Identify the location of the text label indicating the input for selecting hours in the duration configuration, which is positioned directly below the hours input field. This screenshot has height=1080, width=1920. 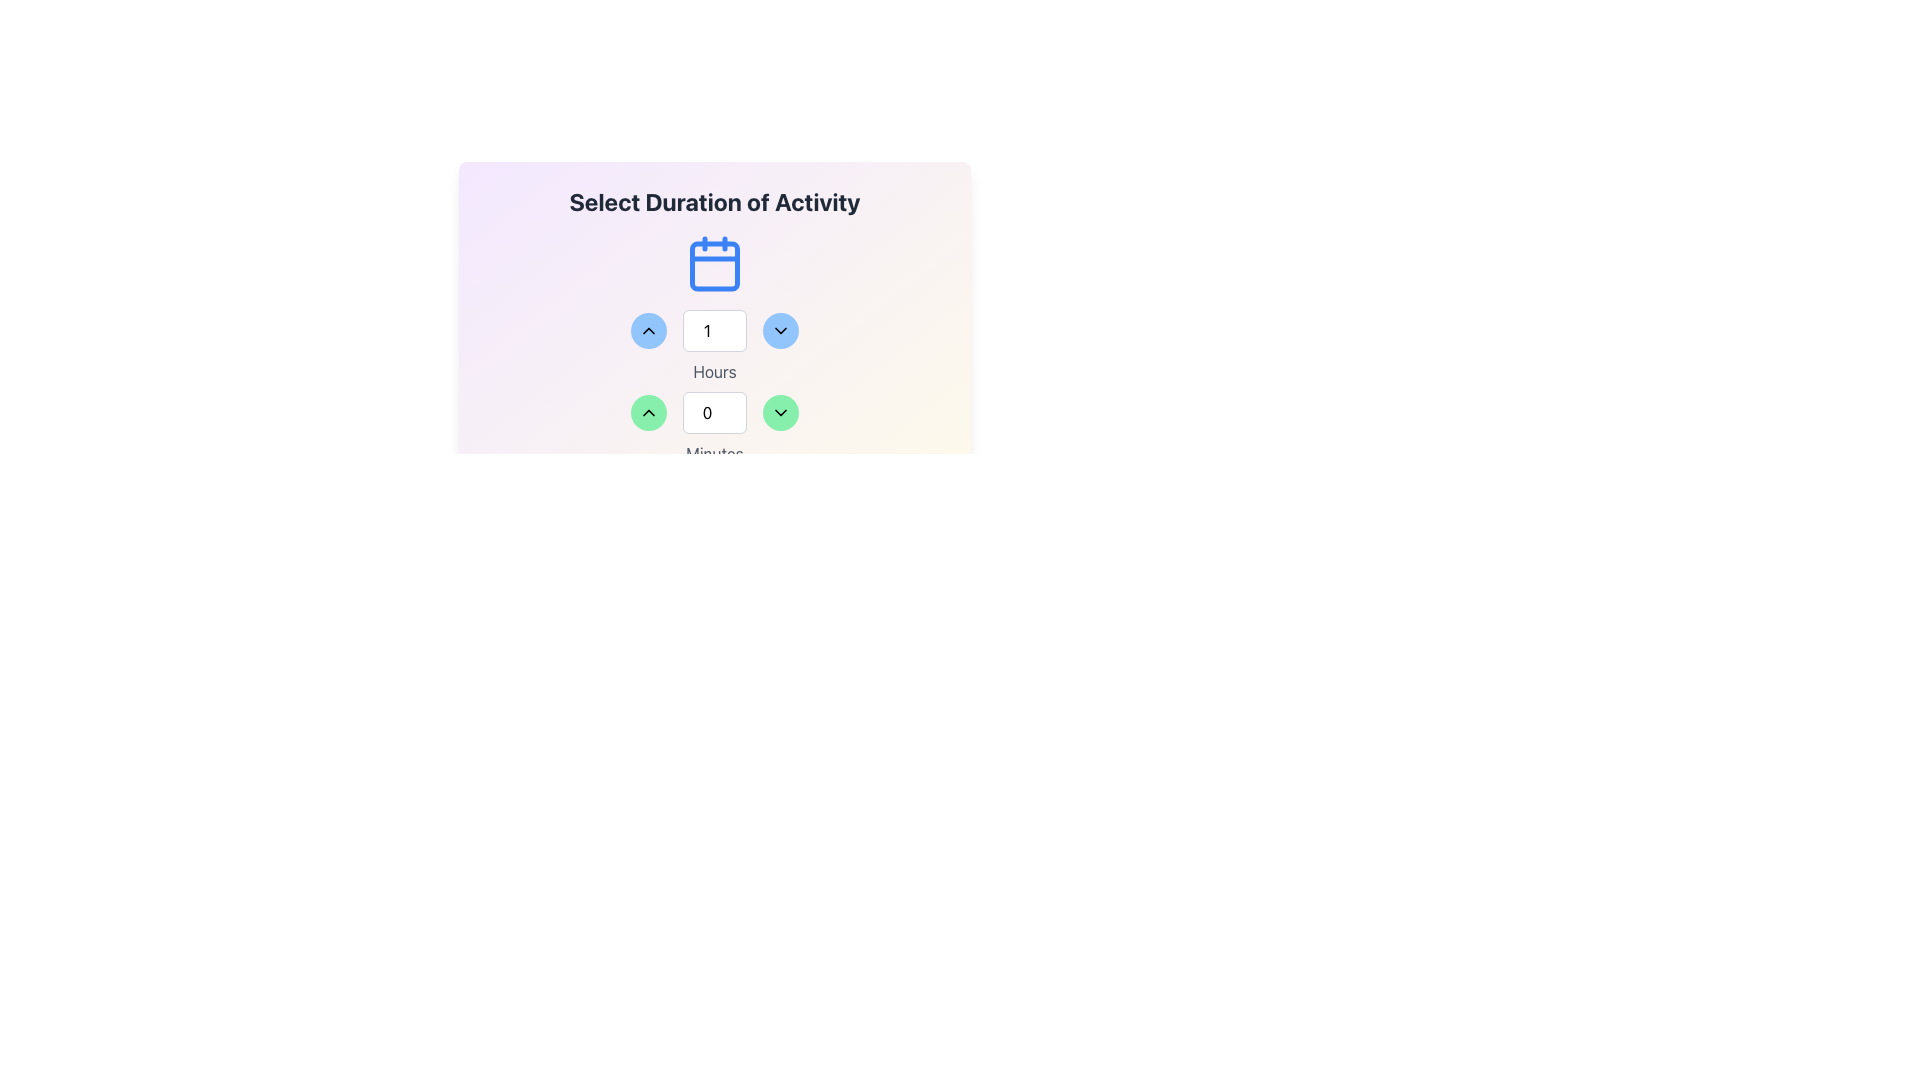
(715, 371).